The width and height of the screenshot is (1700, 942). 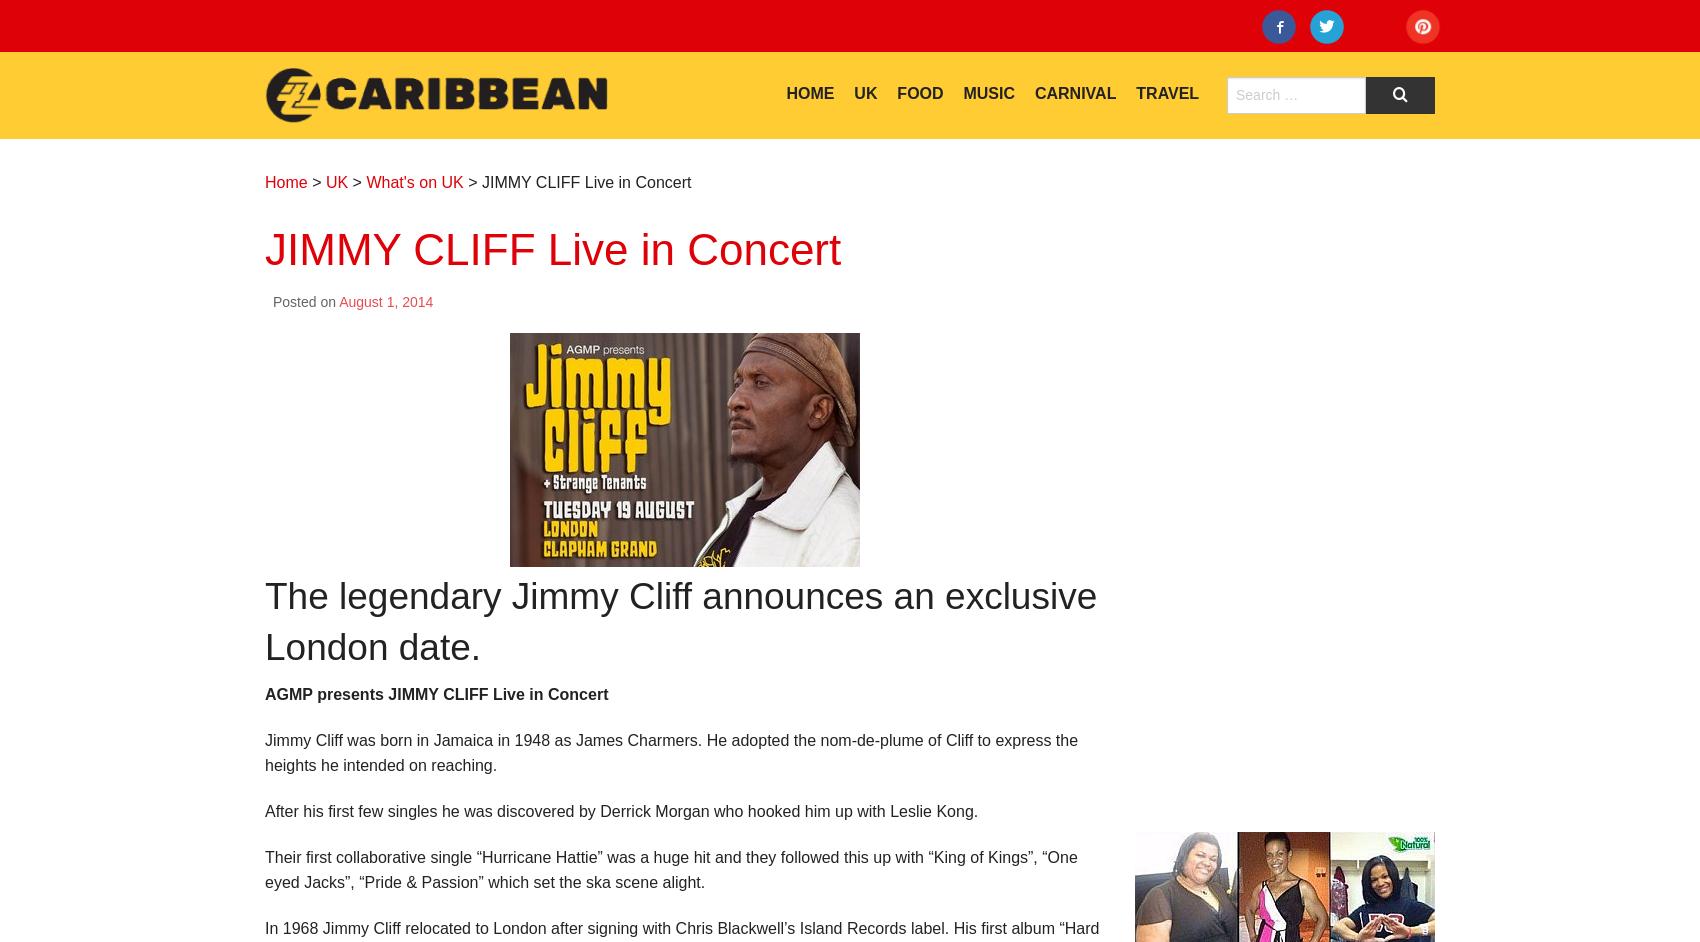 What do you see at coordinates (988, 92) in the screenshot?
I see `'Music'` at bounding box center [988, 92].